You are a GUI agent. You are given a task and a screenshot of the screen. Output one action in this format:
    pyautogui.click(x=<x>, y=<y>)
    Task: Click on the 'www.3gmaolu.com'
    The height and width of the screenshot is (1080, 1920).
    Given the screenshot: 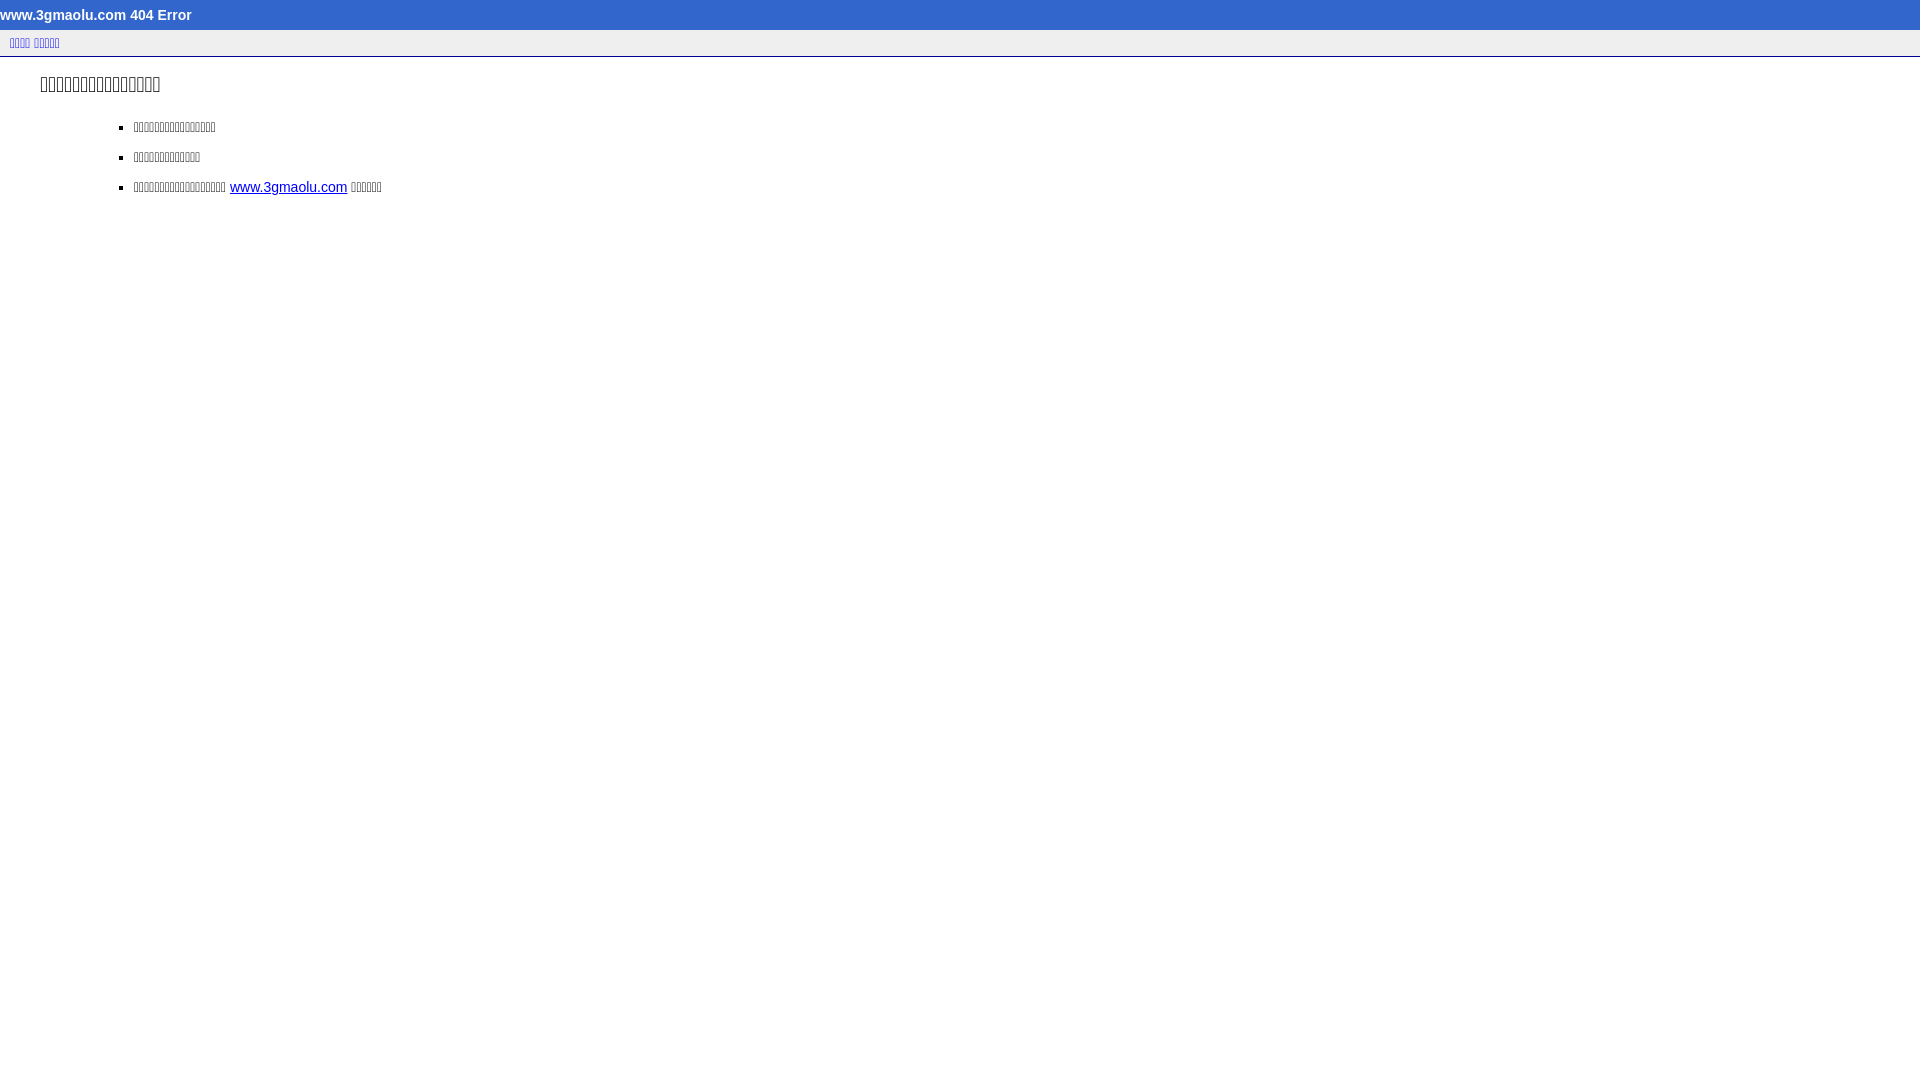 What is the action you would take?
    pyautogui.click(x=287, y=186)
    